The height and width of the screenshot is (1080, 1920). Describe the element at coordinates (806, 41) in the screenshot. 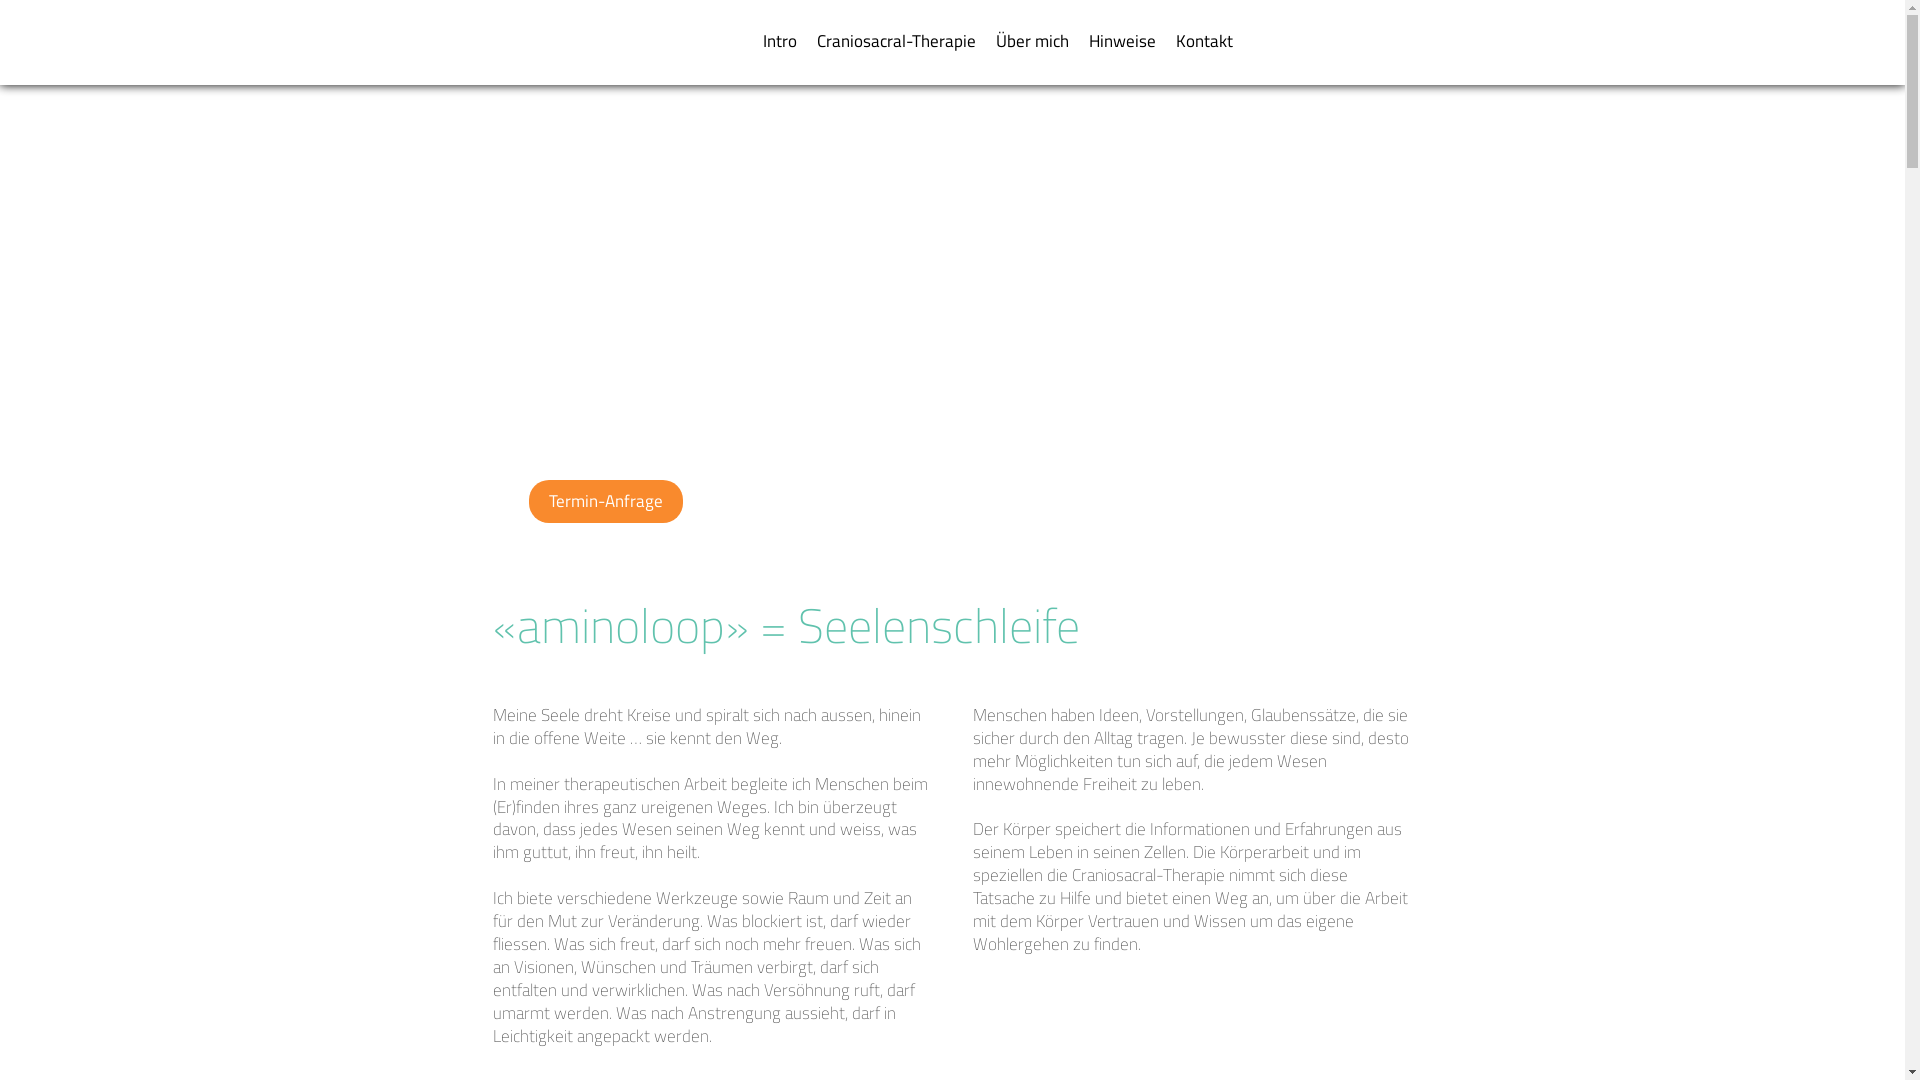

I see `'Craniosacral-Therapie'` at that location.